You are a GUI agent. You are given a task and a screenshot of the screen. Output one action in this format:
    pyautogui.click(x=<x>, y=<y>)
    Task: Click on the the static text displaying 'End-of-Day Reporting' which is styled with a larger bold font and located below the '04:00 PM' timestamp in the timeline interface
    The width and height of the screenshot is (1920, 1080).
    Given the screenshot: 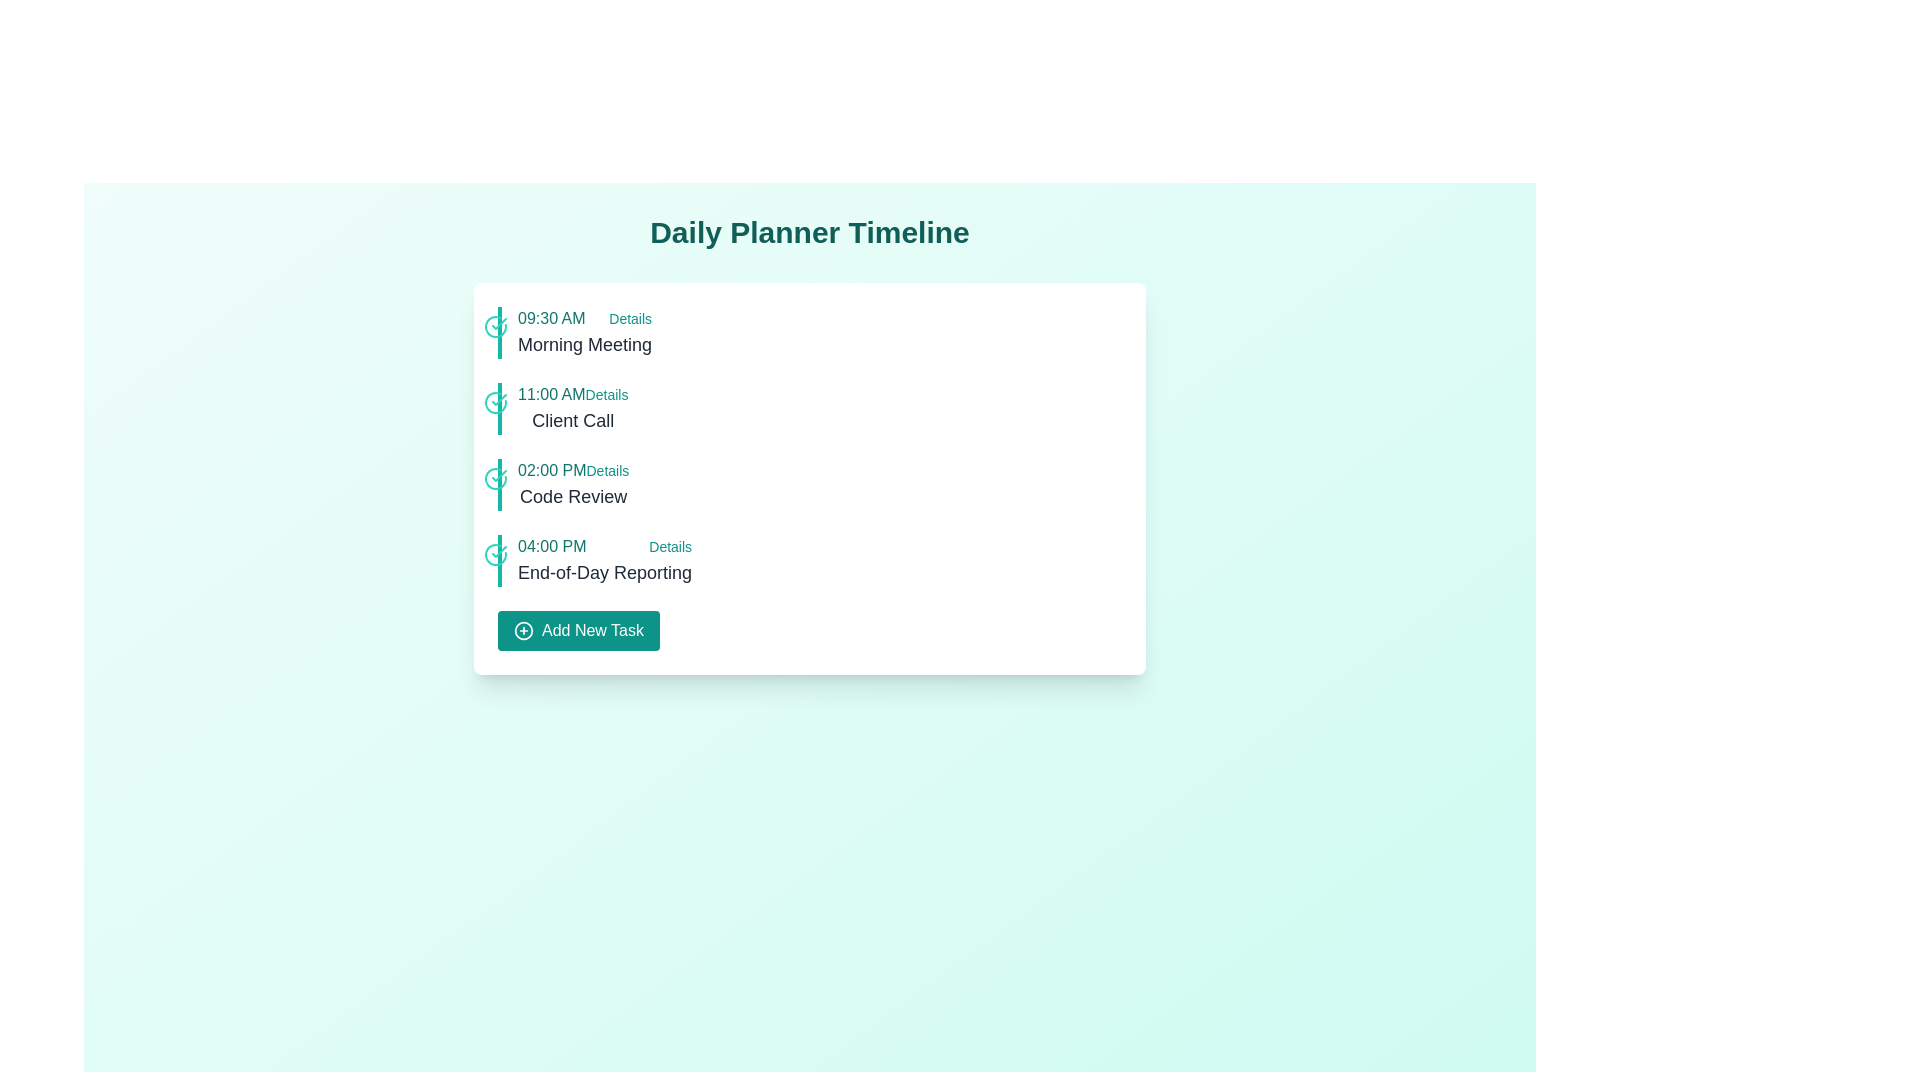 What is the action you would take?
    pyautogui.click(x=603, y=573)
    